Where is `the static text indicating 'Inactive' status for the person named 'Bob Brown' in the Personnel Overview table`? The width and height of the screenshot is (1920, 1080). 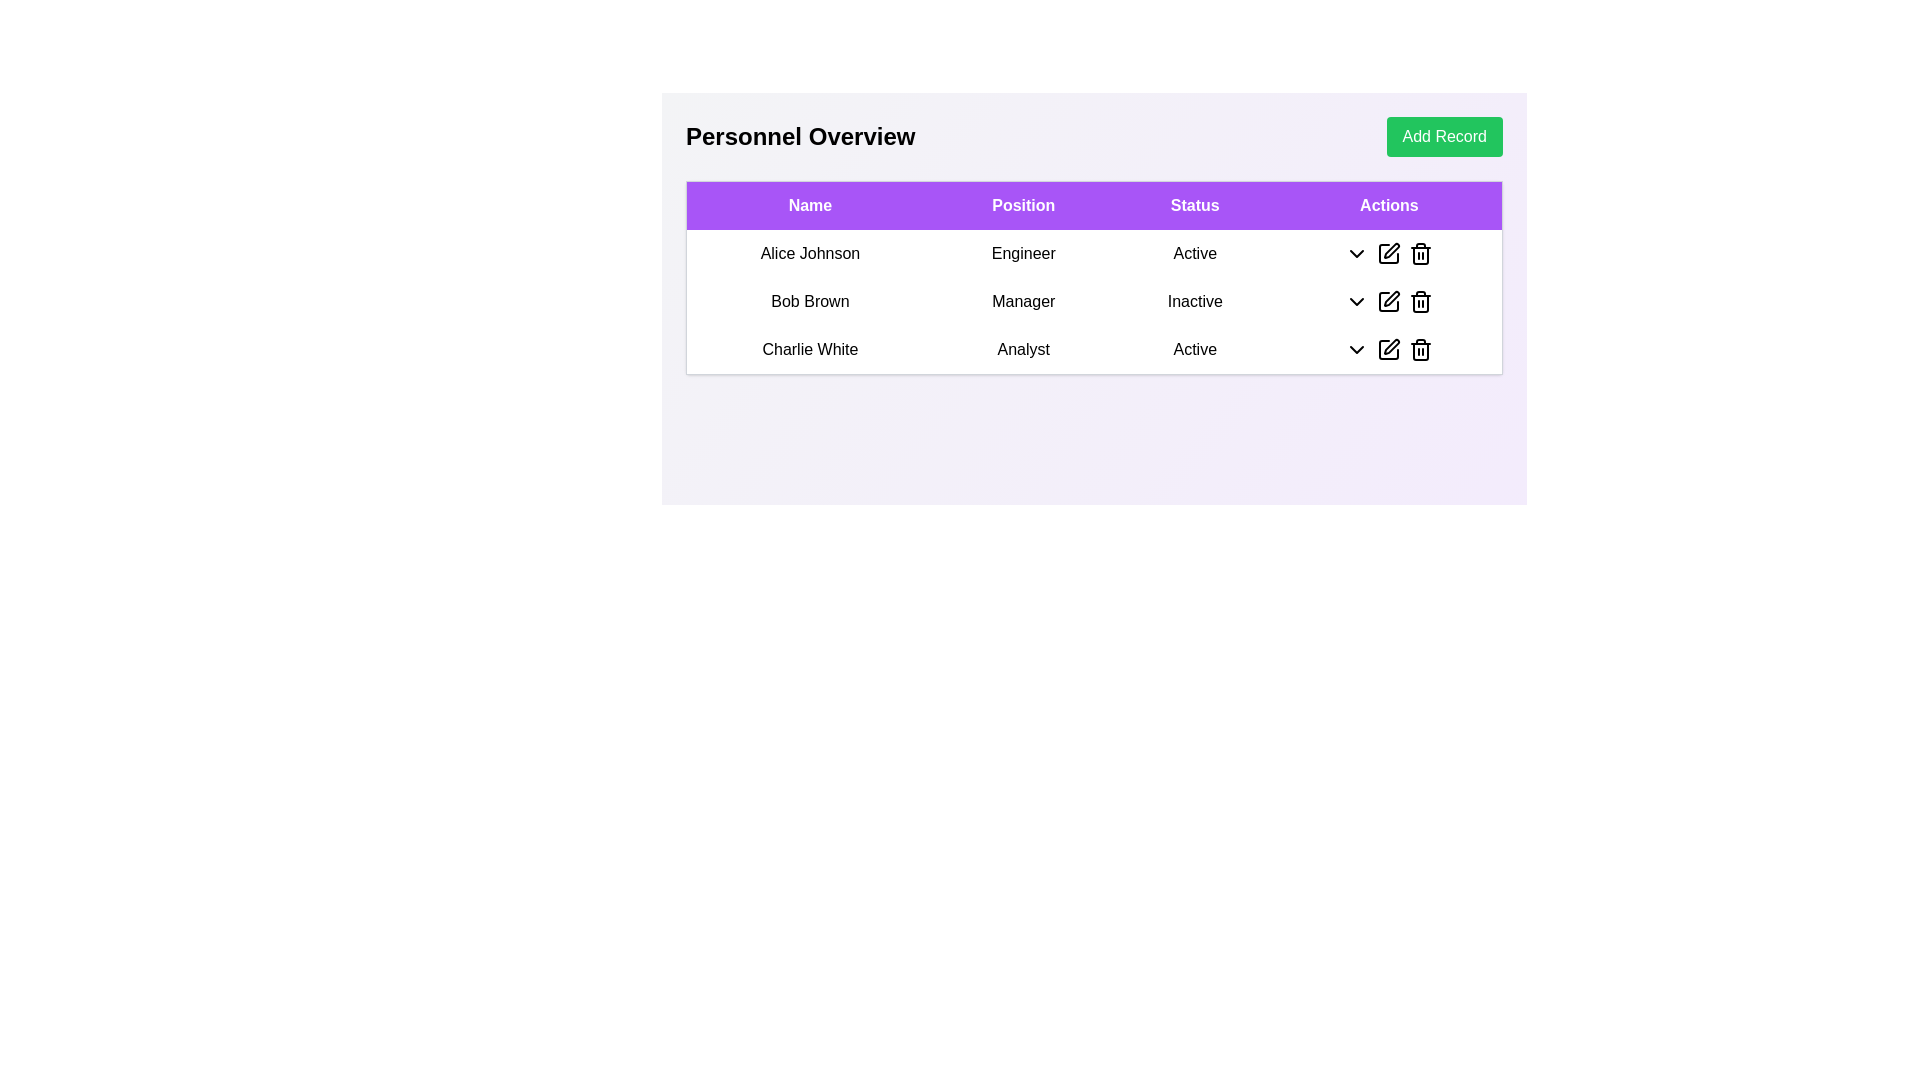 the static text indicating 'Inactive' status for the person named 'Bob Brown' in the Personnel Overview table is located at coordinates (1195, 301).